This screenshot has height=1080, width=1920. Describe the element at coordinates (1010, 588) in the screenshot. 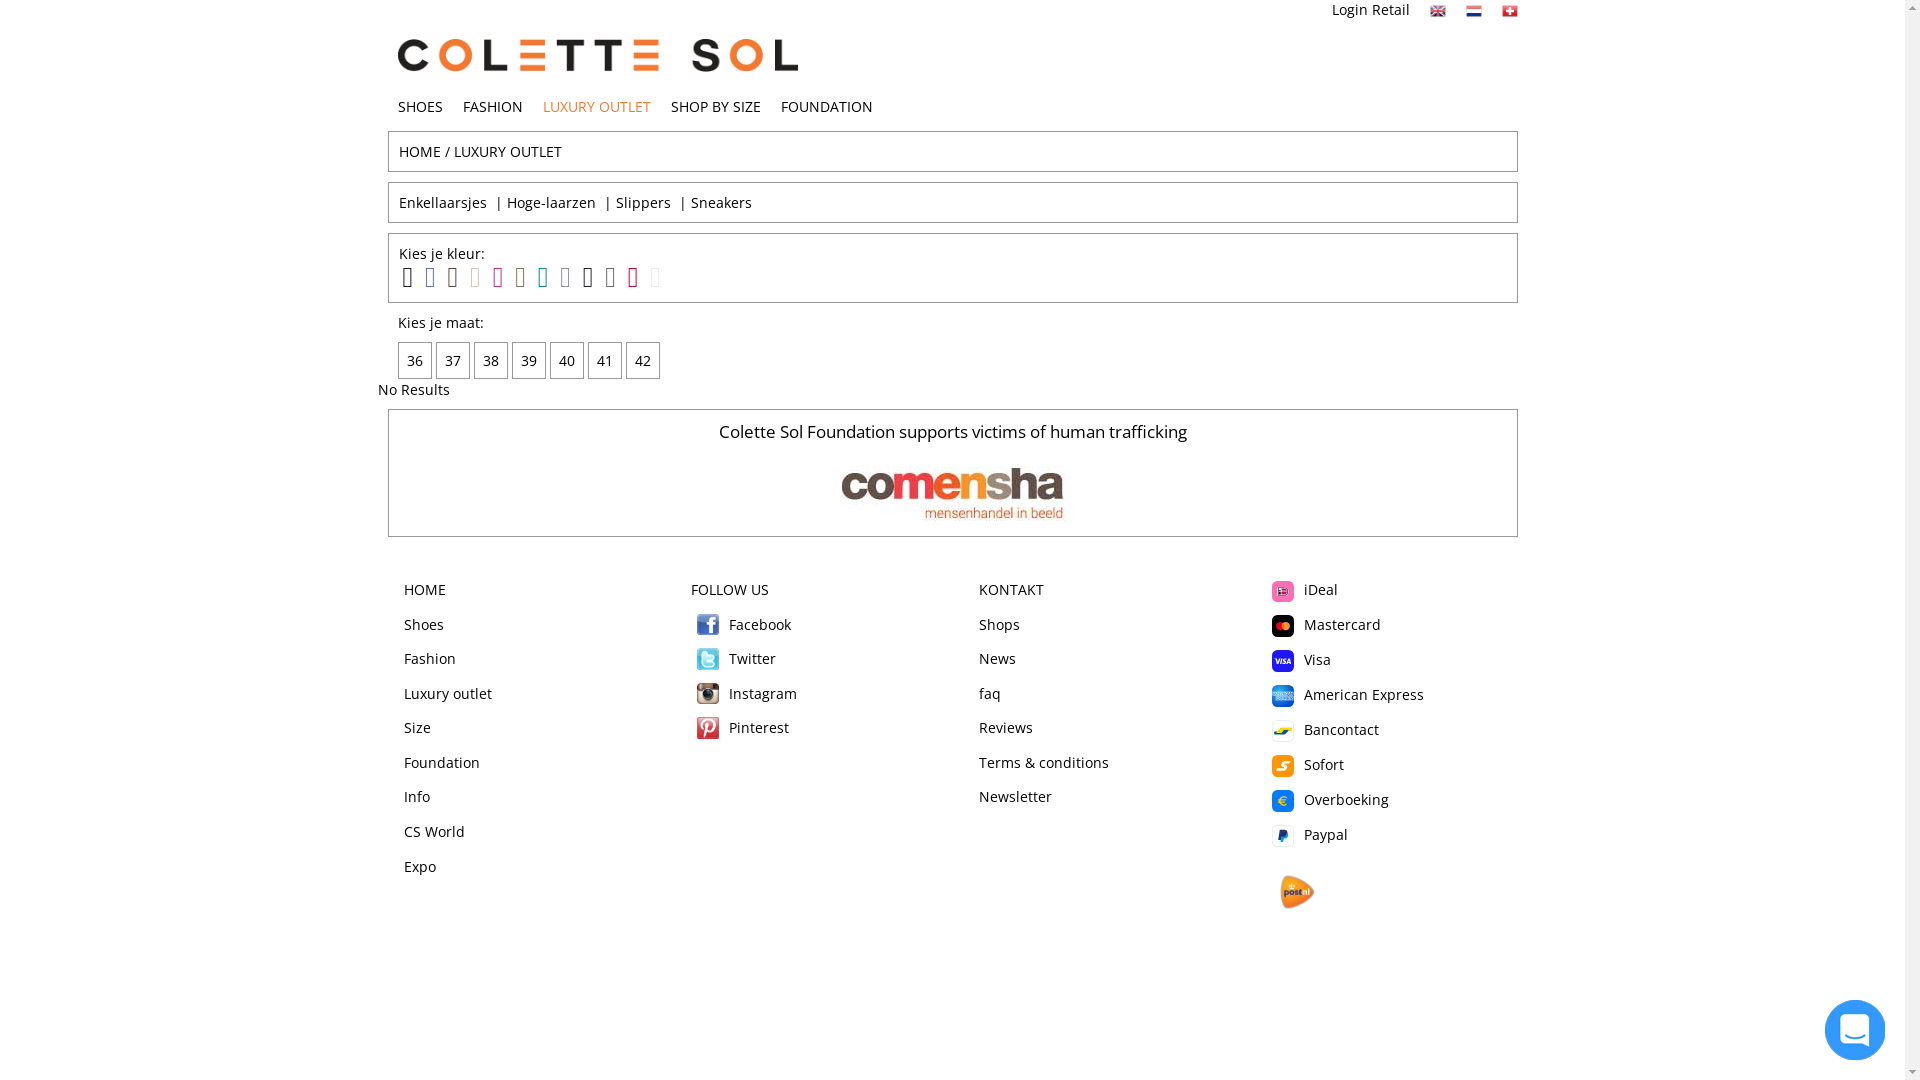

I see `'KONTAKT'` at that location.